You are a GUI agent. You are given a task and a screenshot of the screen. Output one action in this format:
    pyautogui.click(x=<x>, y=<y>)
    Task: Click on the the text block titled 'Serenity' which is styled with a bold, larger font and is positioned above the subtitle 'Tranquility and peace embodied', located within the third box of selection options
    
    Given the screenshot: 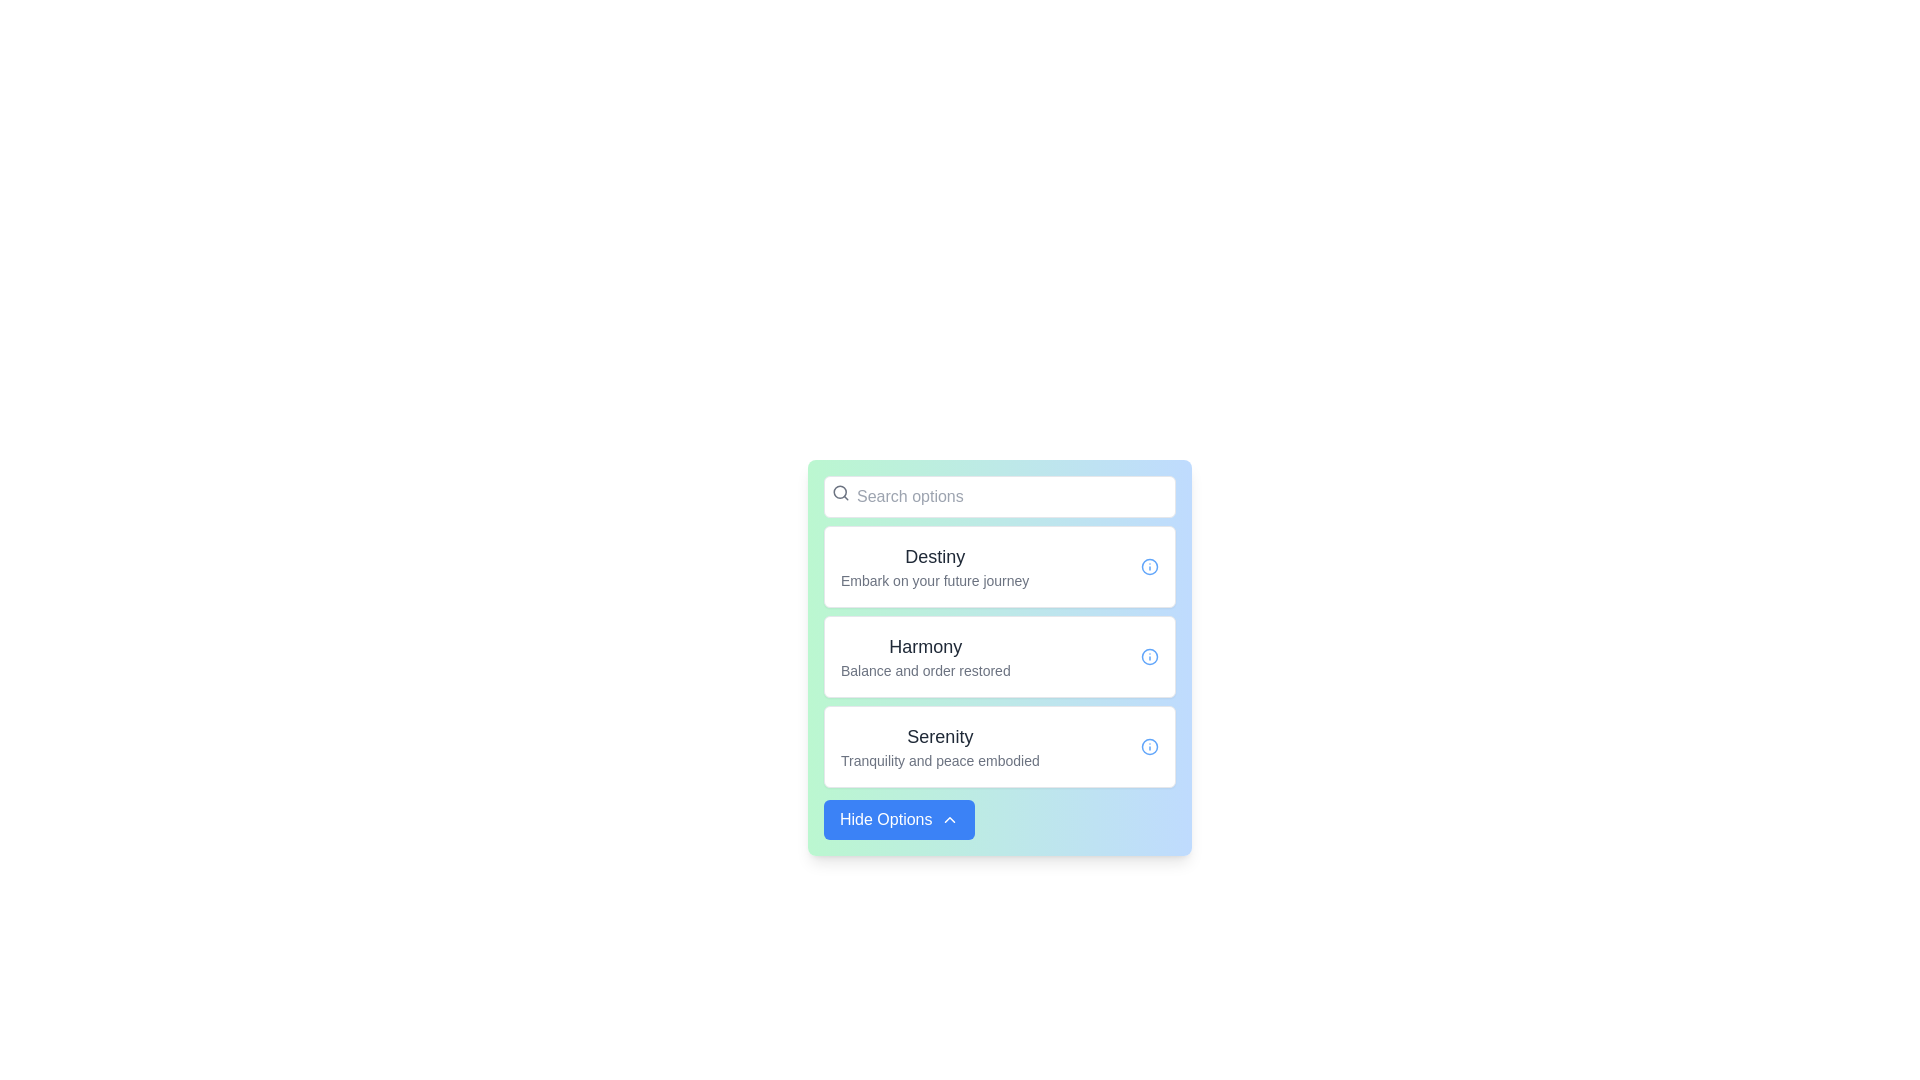 What is the action you would take?
    pyautogui.click(x=939, y=747)
    